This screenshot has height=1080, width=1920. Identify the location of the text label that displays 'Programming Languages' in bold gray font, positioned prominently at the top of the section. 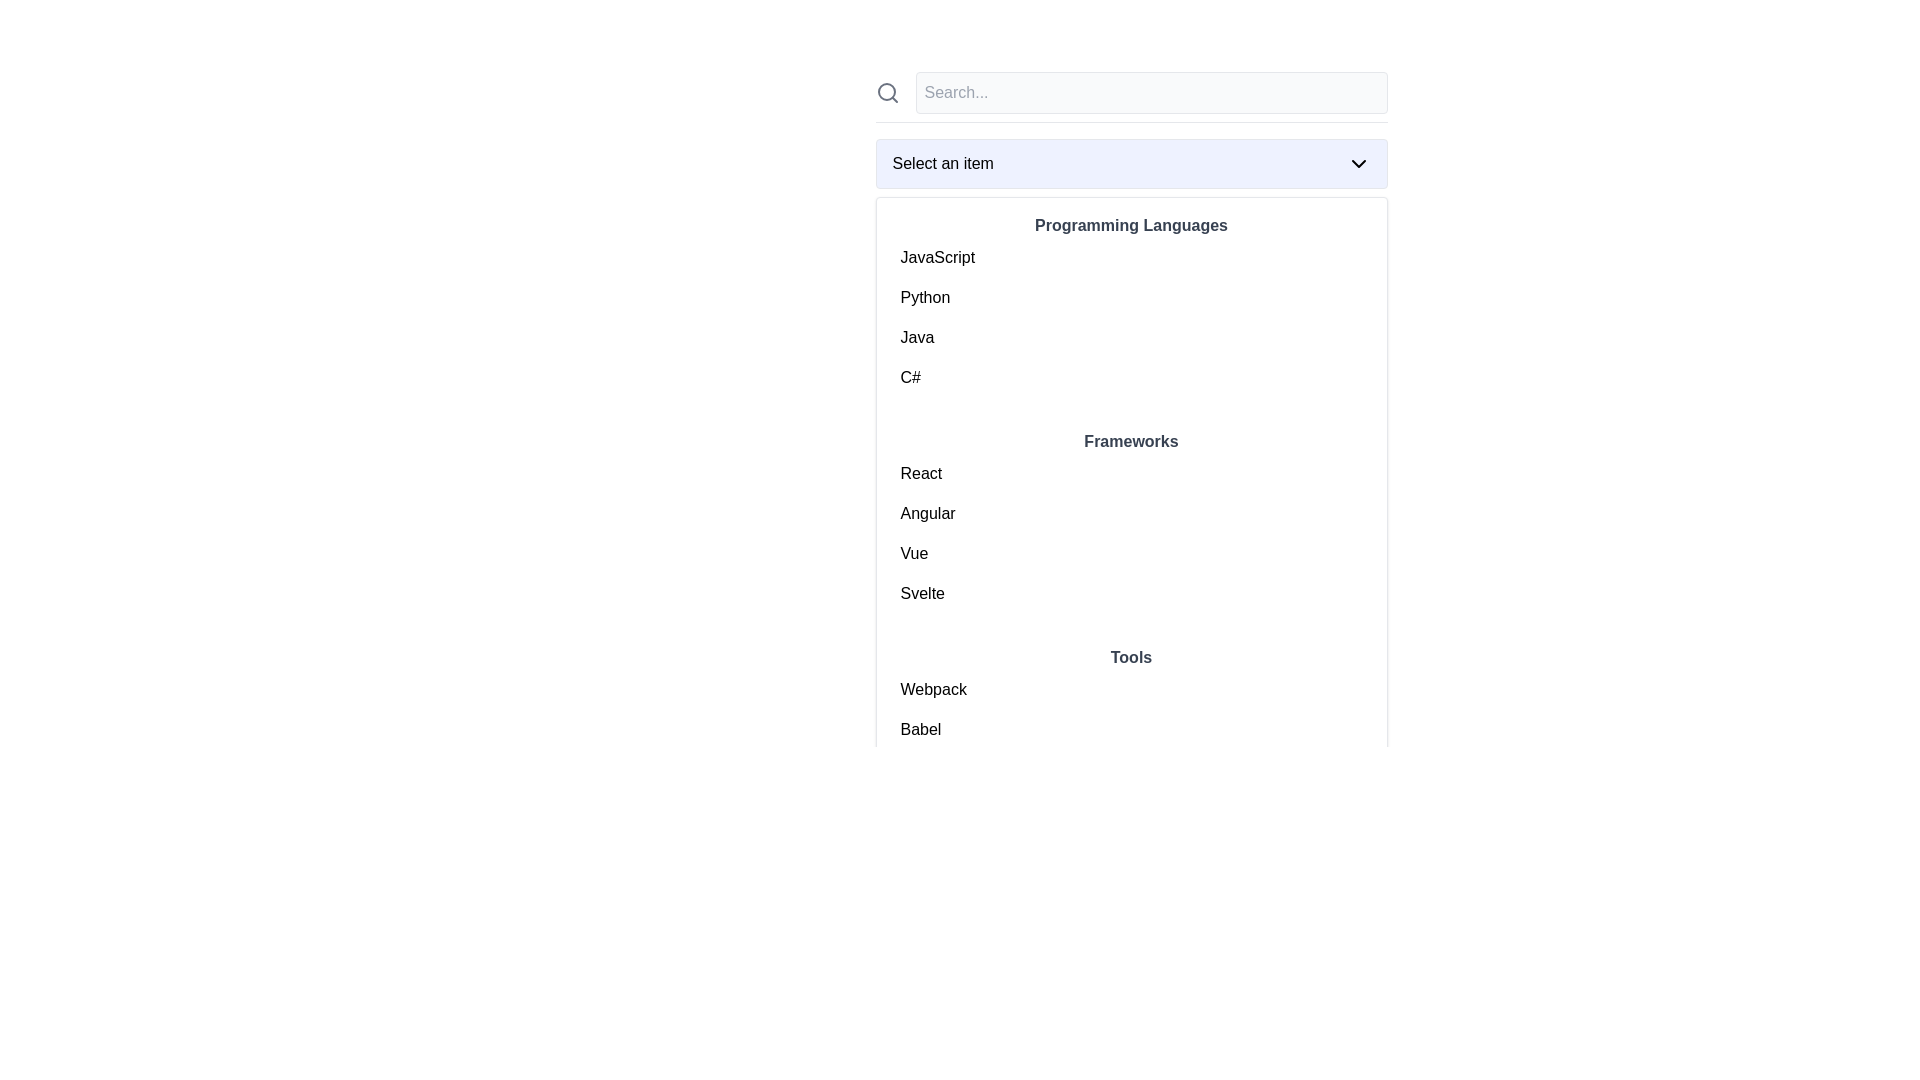
(1131, 225).